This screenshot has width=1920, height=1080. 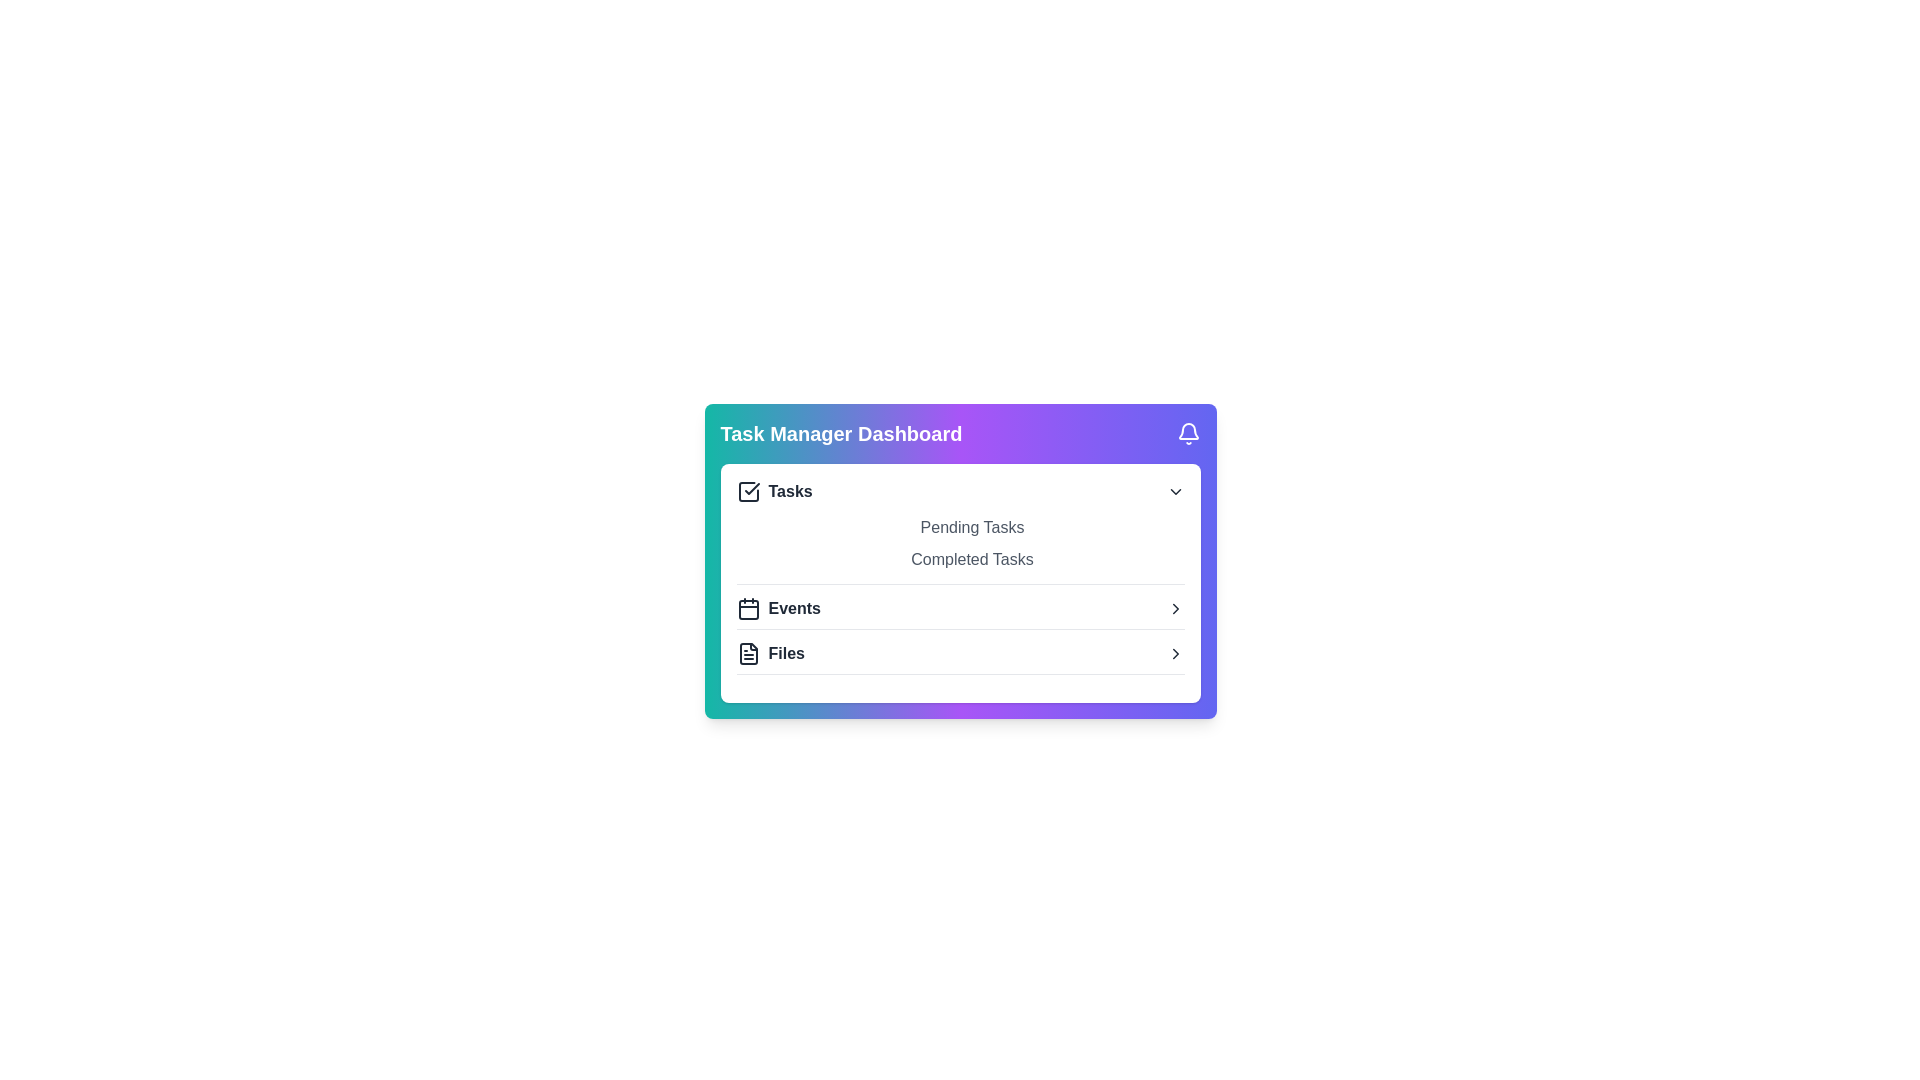 I want to click on the bold text label 'Events', so click(x=793, y=608).